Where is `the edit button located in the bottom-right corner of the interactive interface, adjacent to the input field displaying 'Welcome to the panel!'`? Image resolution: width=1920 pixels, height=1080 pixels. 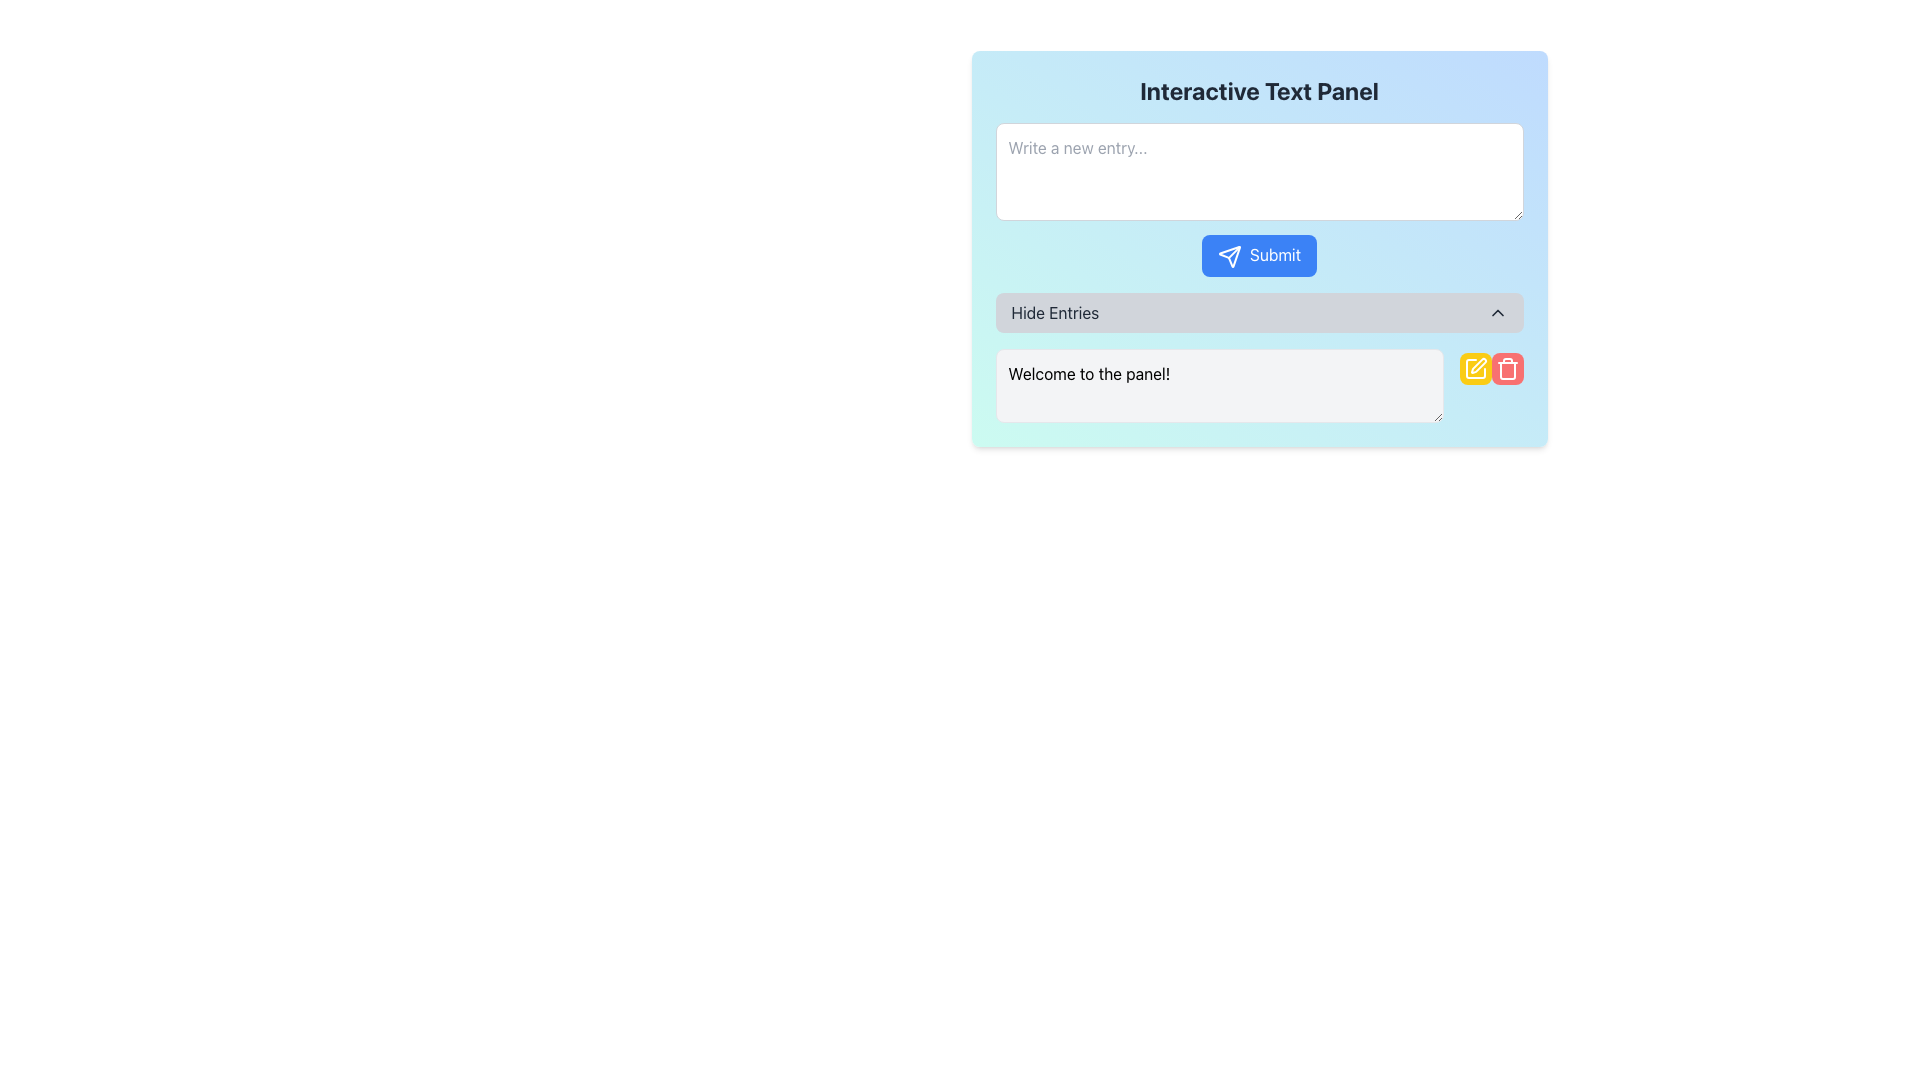
the edit button located in the bottom-right corner of the interactive interface, adjacent to the input field displaying 'Welcome to the panel!' is located at coordinates (1475, 368).